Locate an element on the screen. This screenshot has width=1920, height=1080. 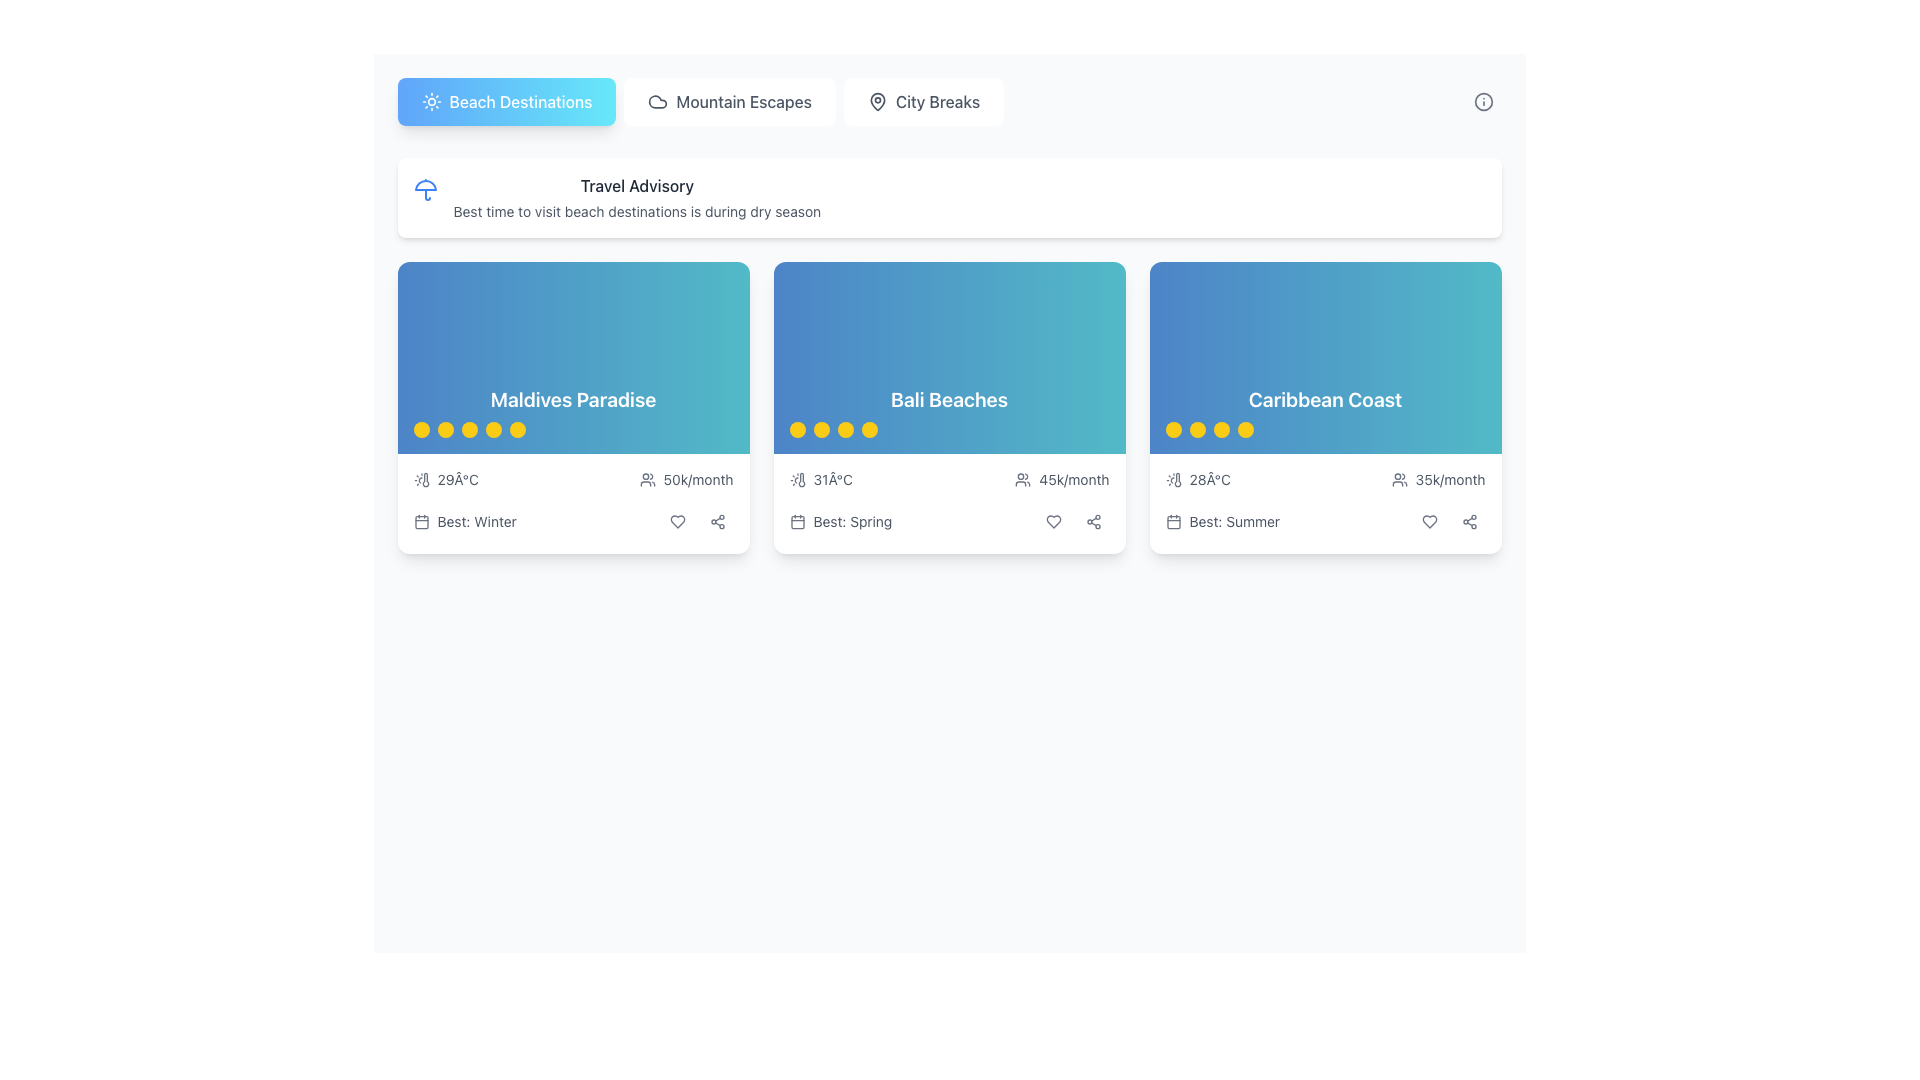
the icon representing 'Beach Destinations' located on the left side of the corresponding button in the horizontal menu bar is located at coordinates (430, 101).